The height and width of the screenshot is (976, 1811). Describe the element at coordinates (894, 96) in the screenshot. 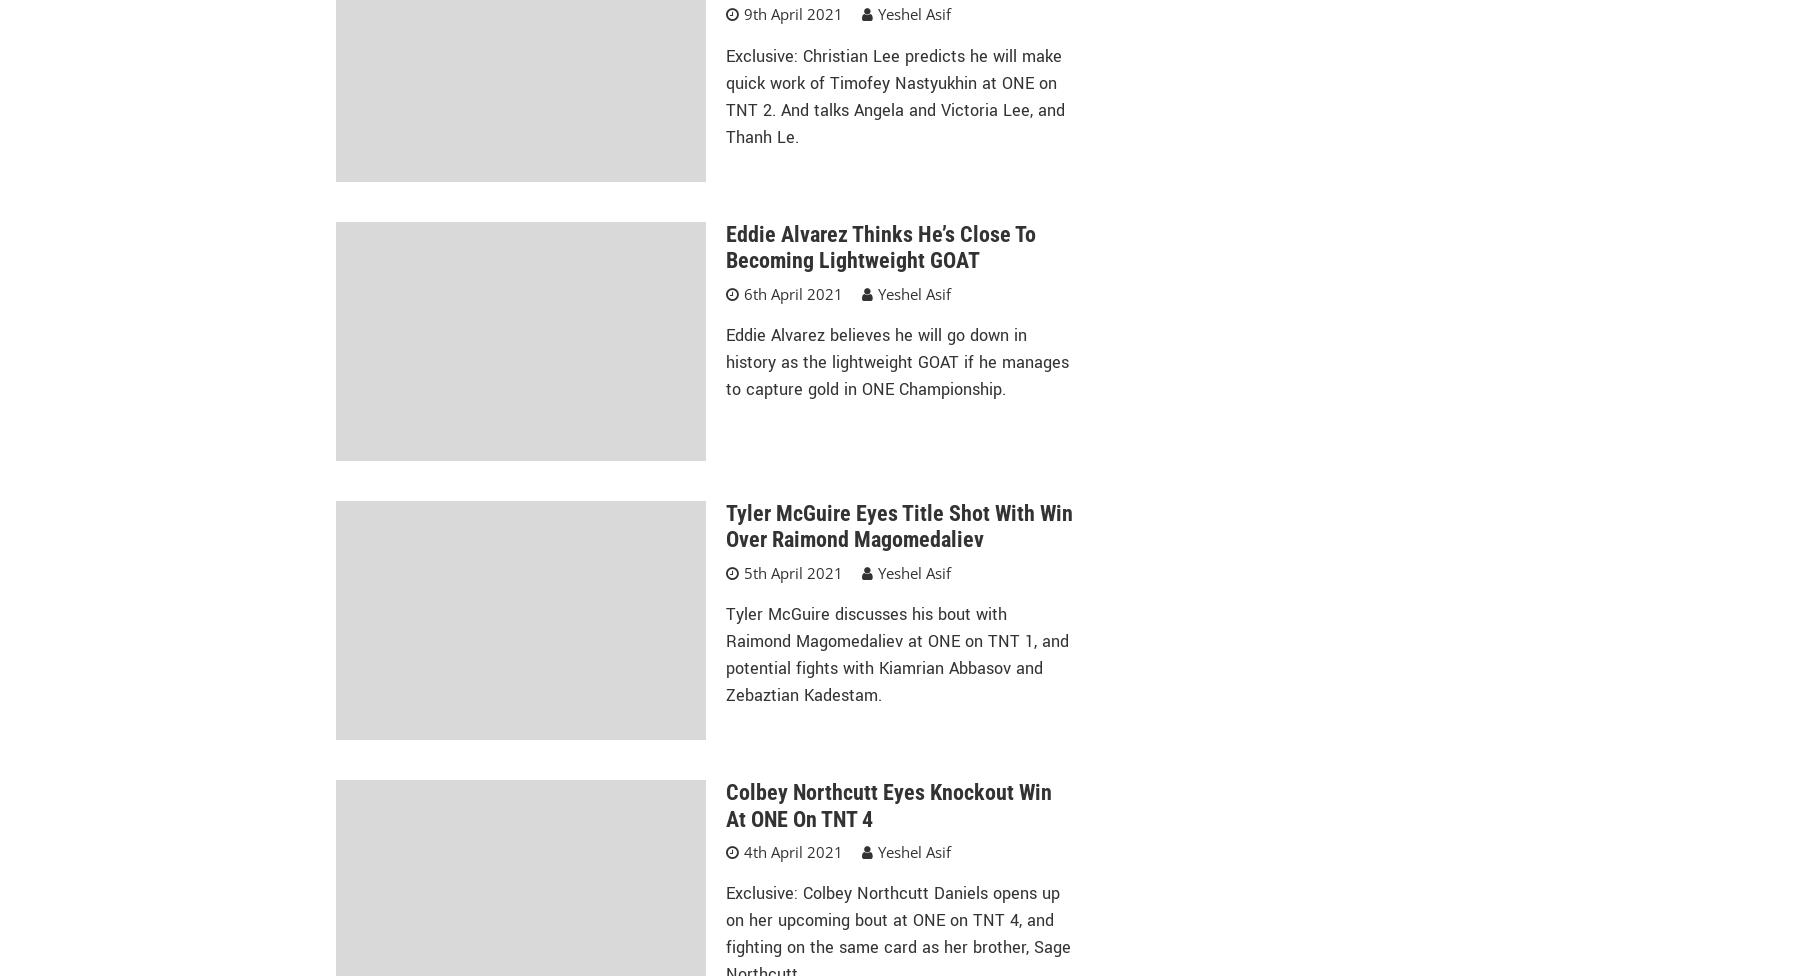

I see `'Exclusive: Christian Lee predicts he will make quick work of Timofey Nastyukhin at ONE on TNT 2. And talks Angela and Victoria Lee, and Thanh Le.'` at that location.